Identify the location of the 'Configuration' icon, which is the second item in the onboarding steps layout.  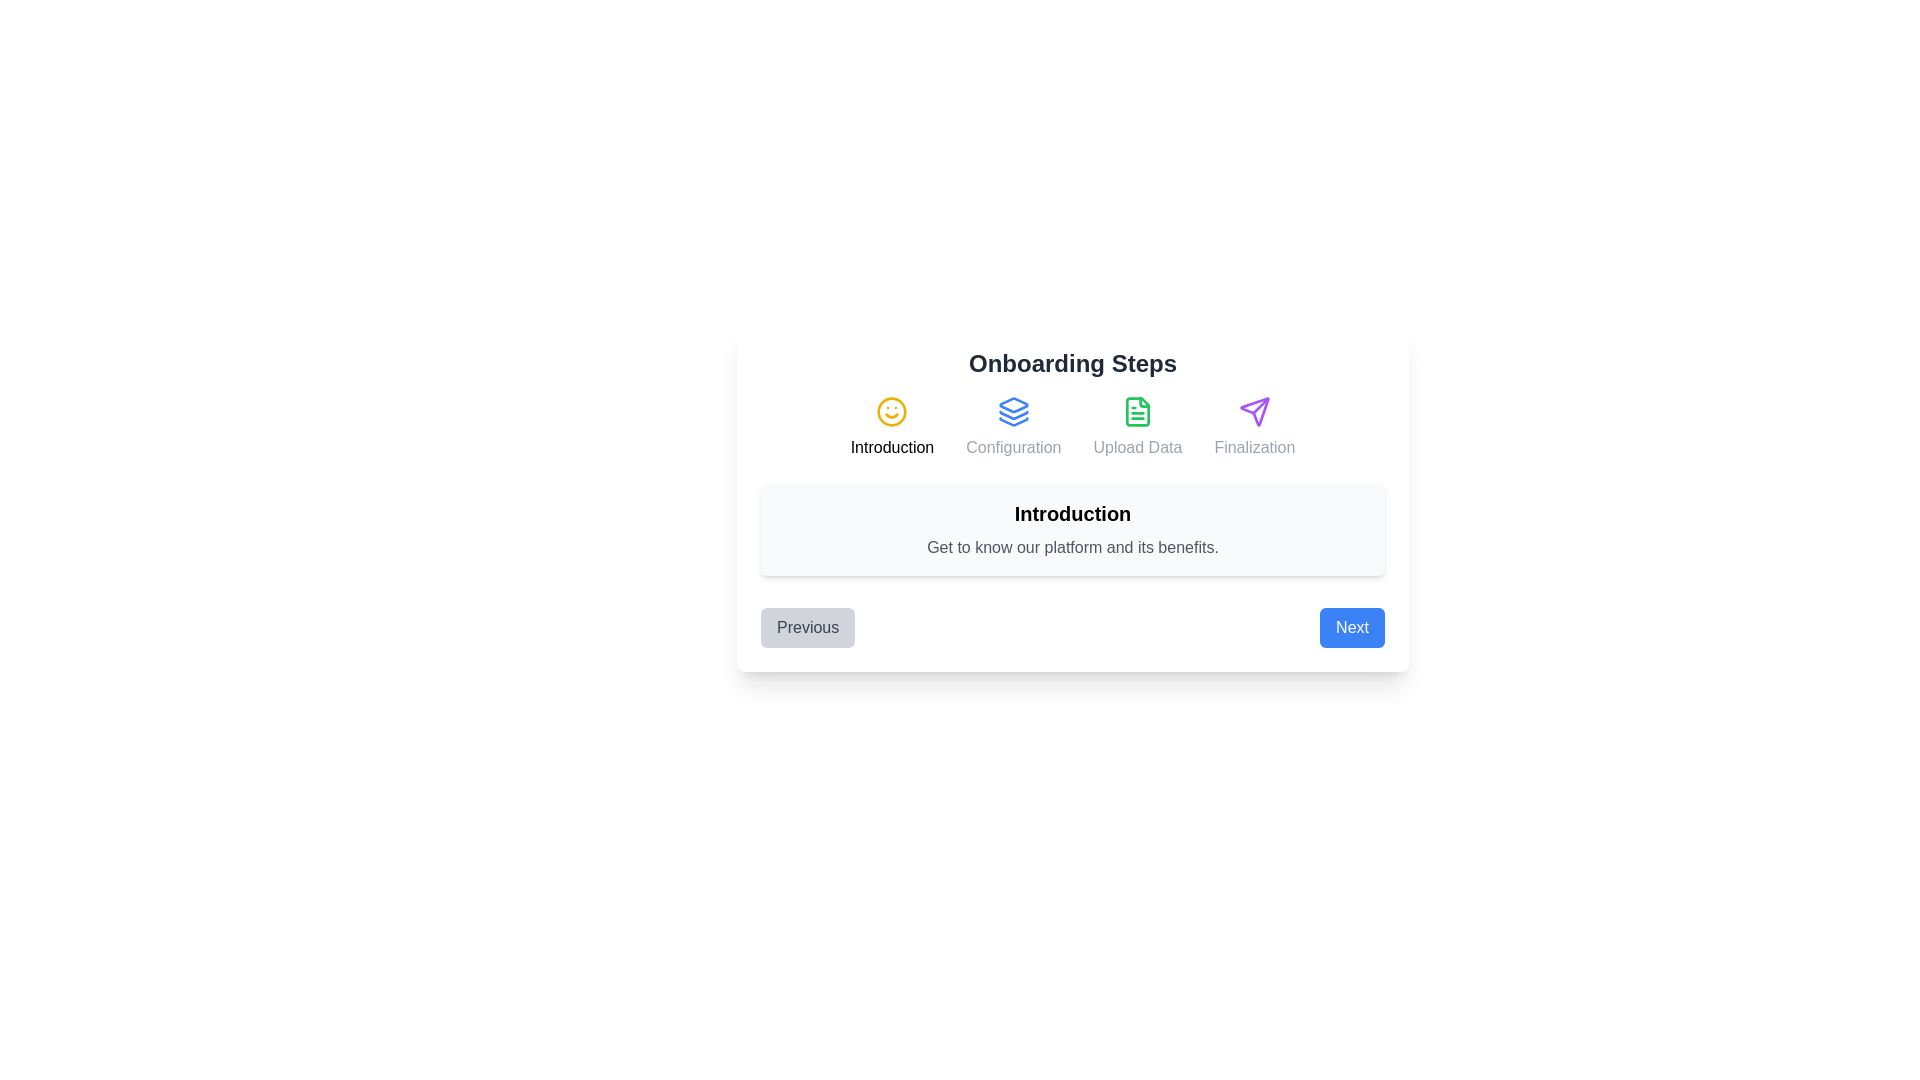
(1013, 411).